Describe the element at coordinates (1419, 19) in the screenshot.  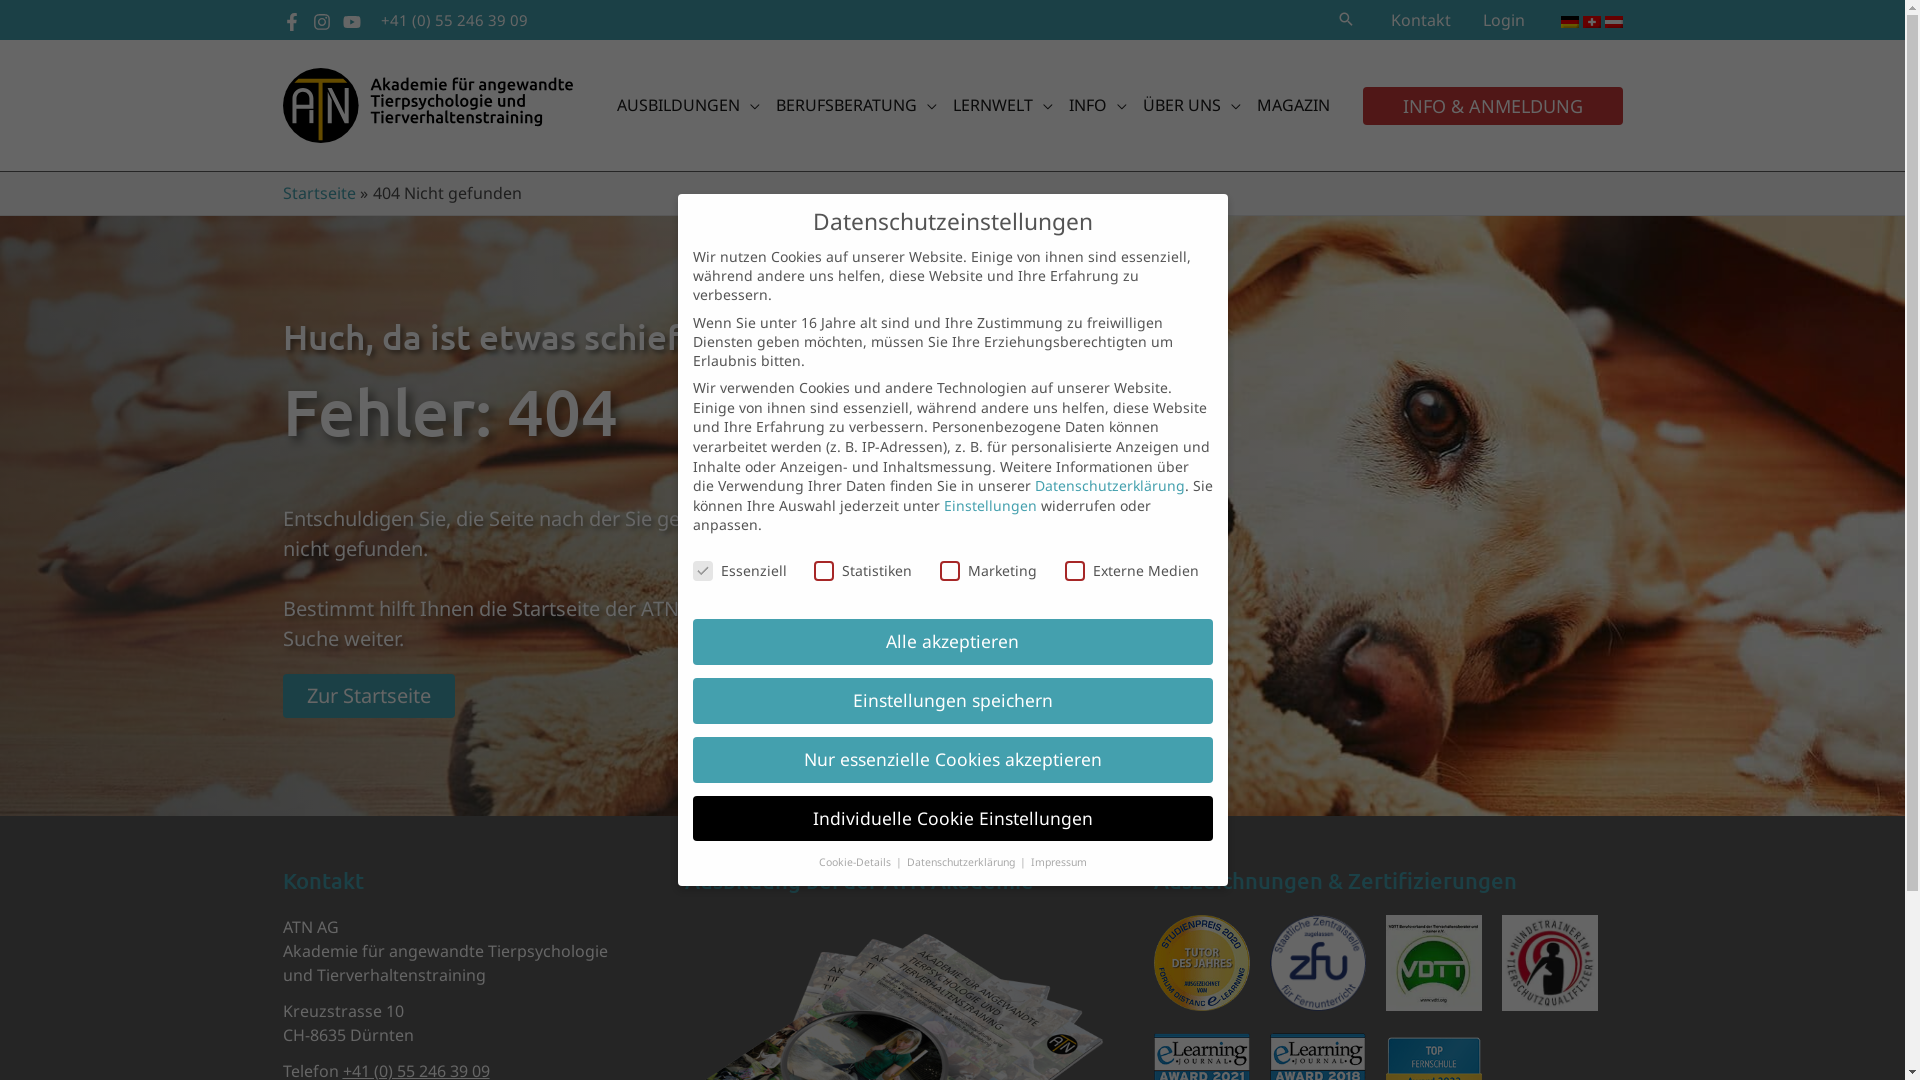
I see `'Kontakt'` at that location.